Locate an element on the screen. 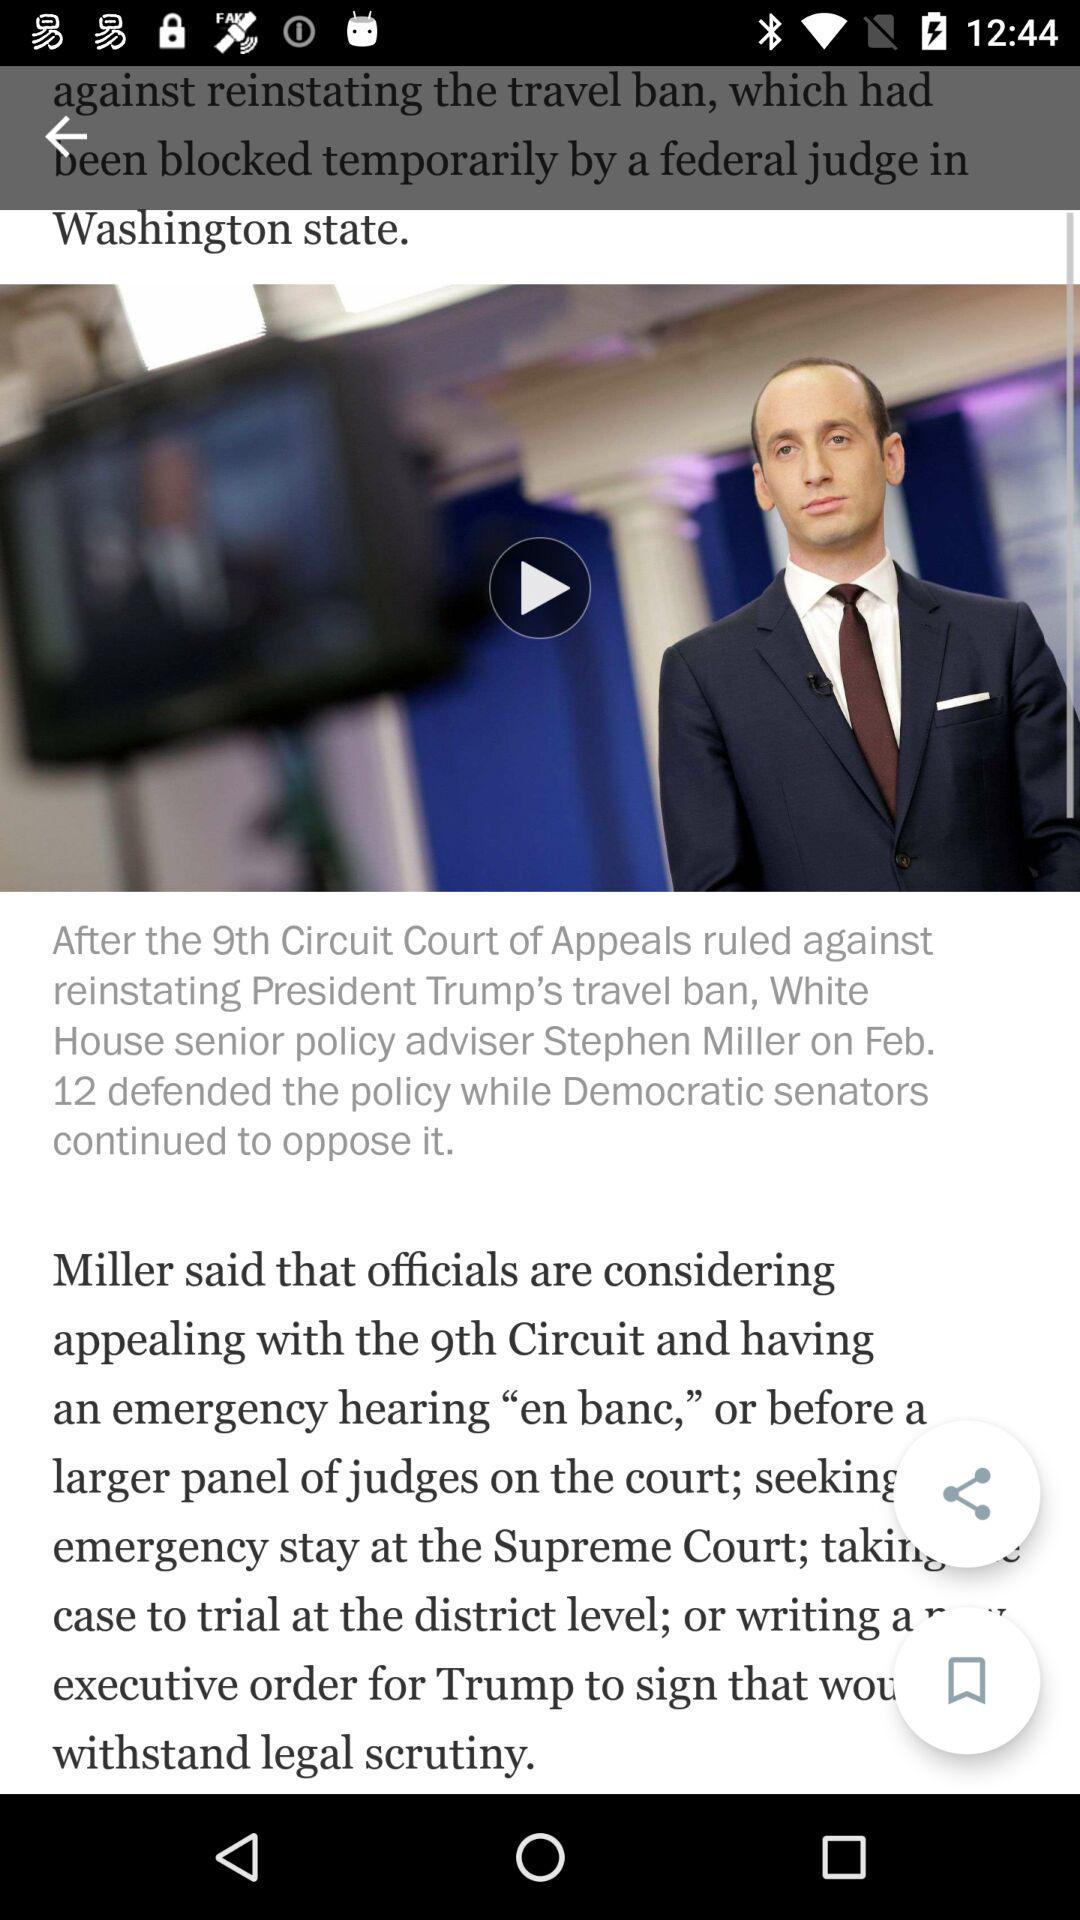 This screenshot has width=1080, height=1920. item at the top left corner is located at coordinates (64, 135).